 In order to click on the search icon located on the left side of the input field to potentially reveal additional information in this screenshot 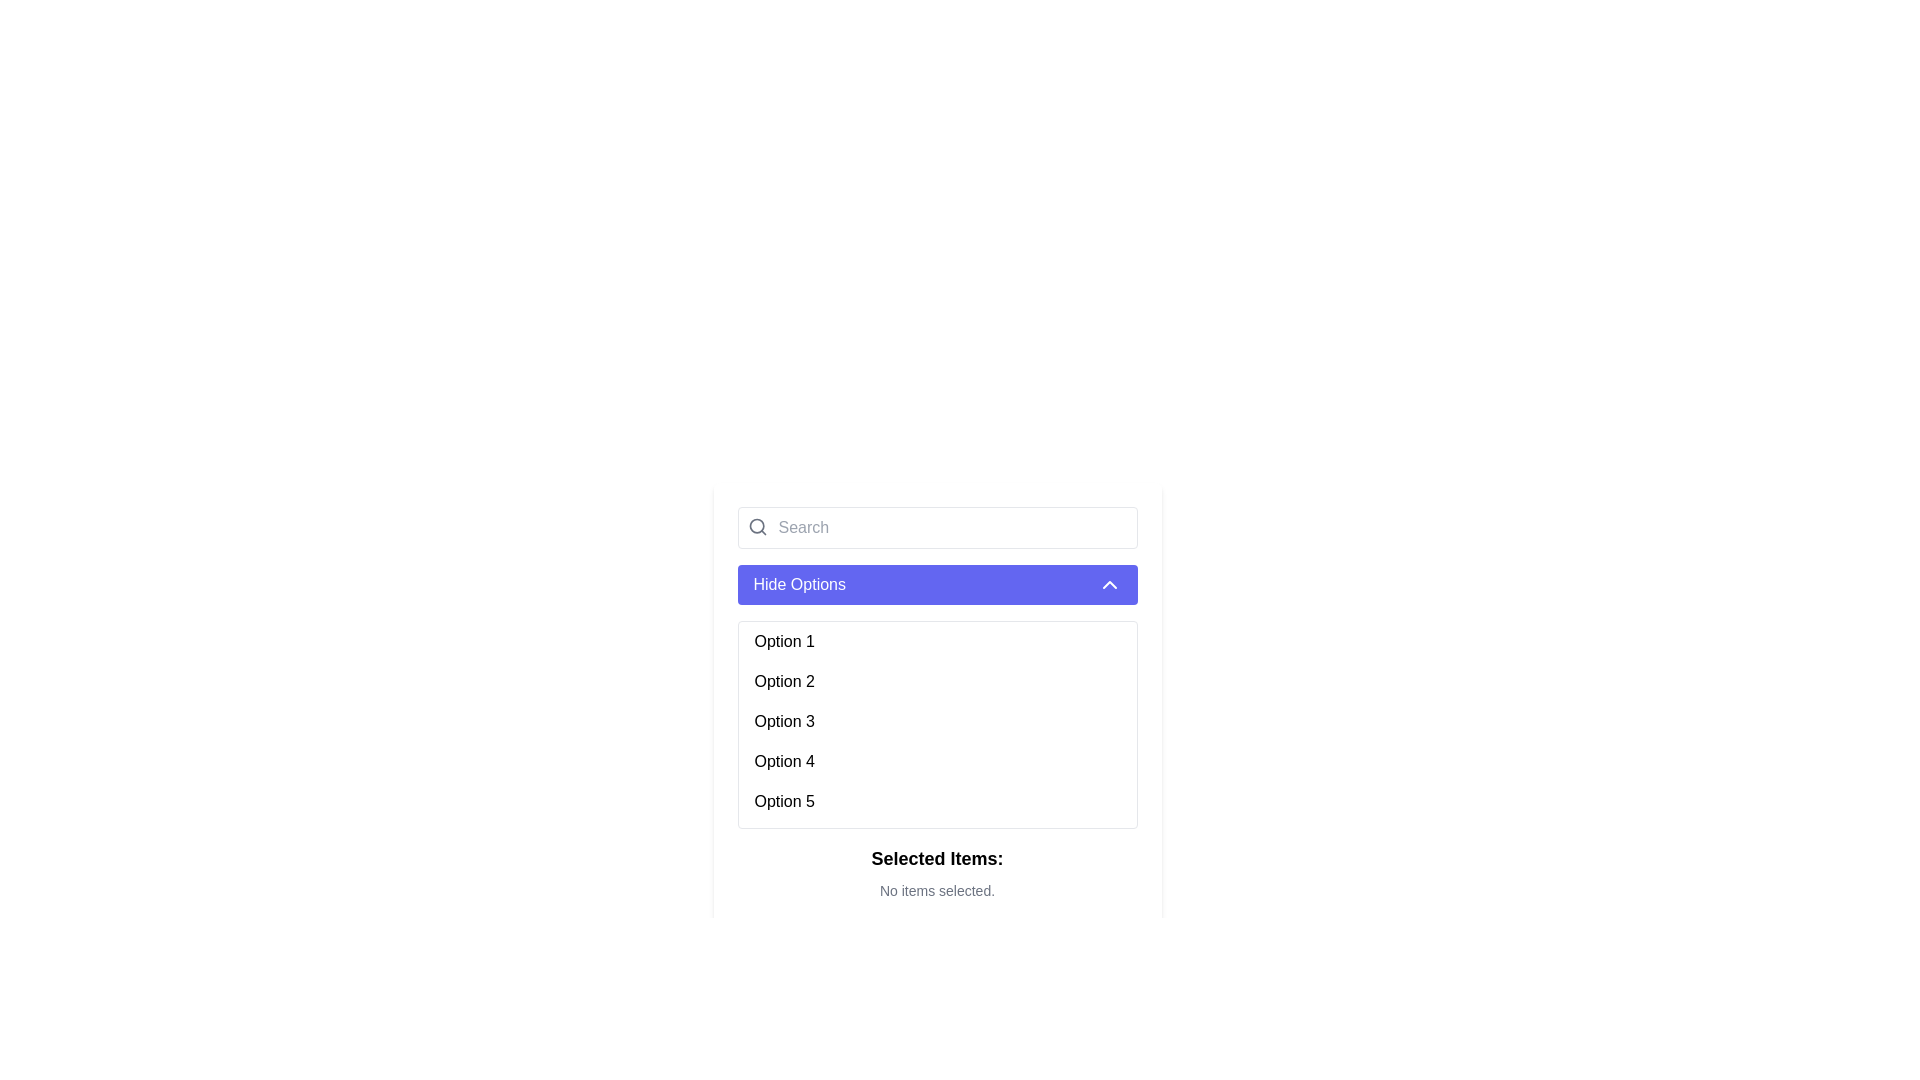, I will do `click(756, 526)`.